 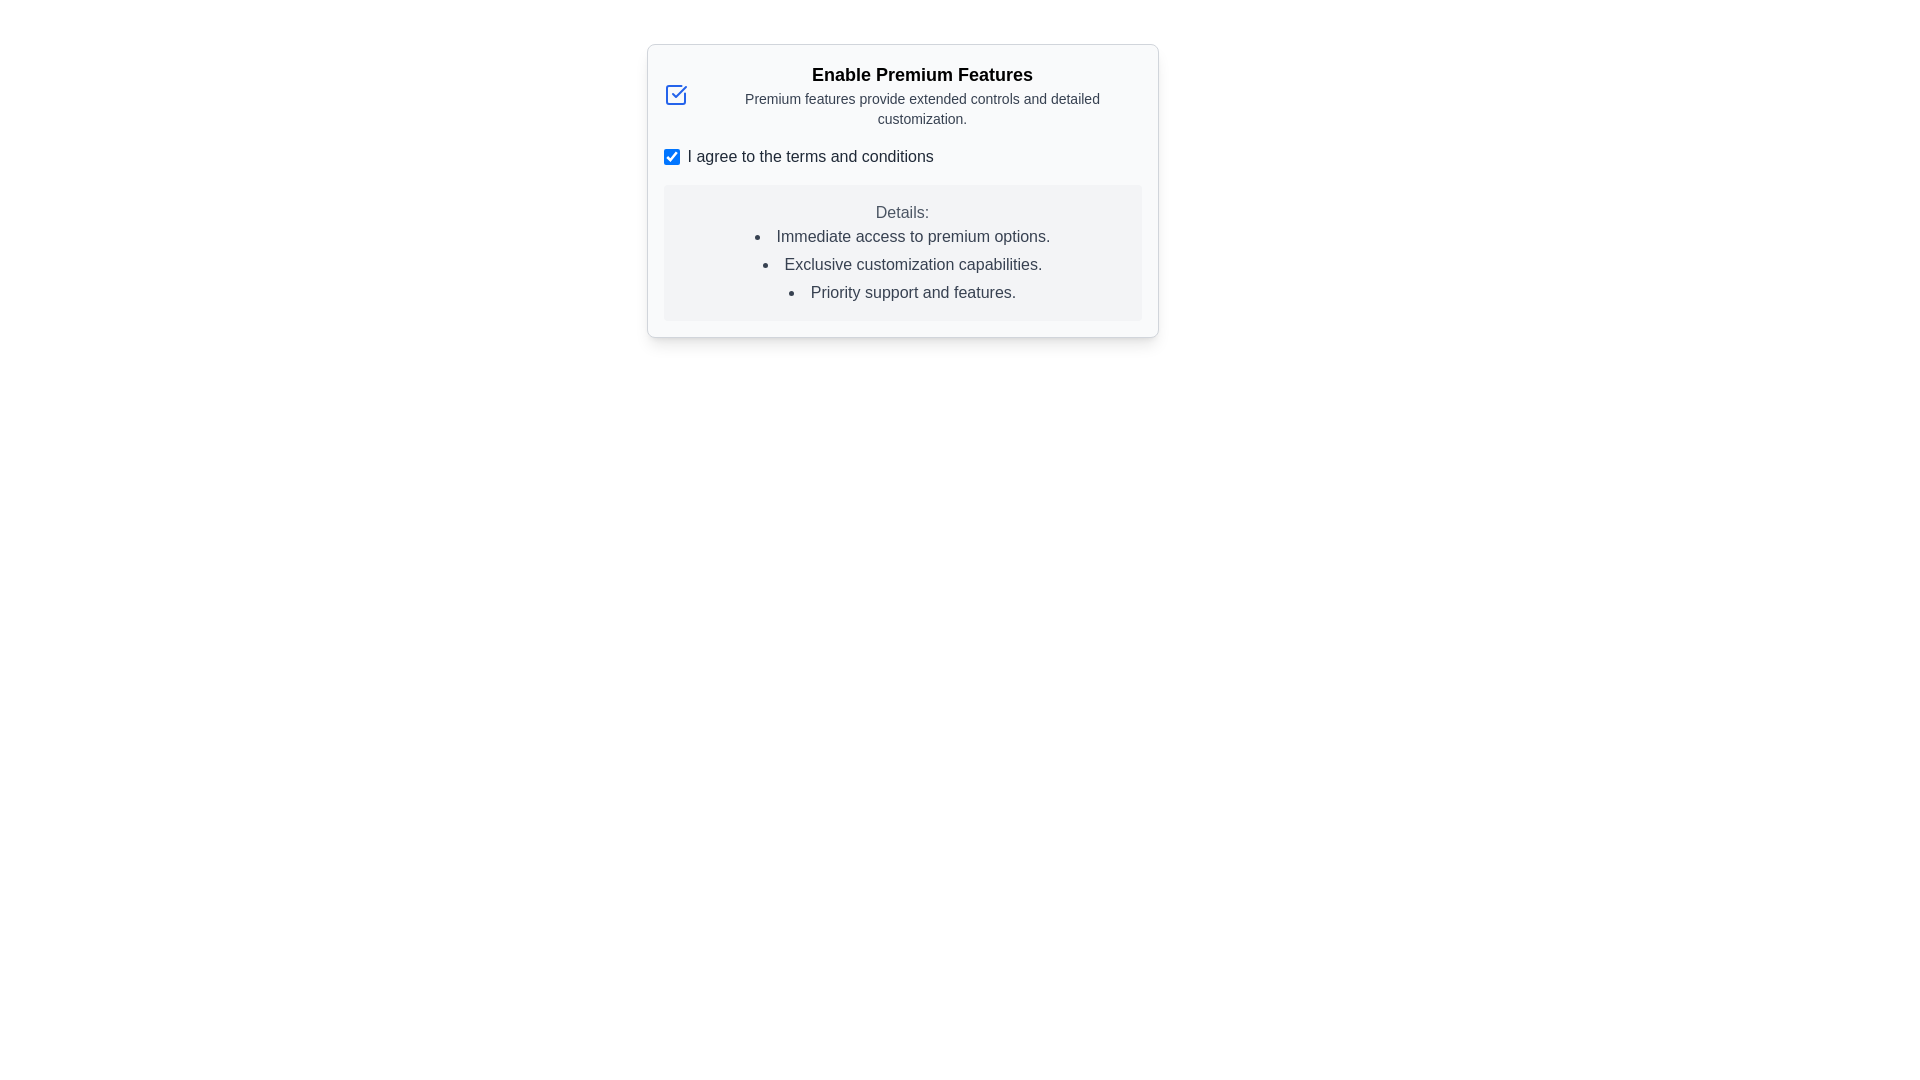 What do you see at coordinates (901, 156) in the screenshot?
I see `the agreement acknowledgment checkbox located beneath the 'Enable Premium Features' title` at bounding box center [901, 156].